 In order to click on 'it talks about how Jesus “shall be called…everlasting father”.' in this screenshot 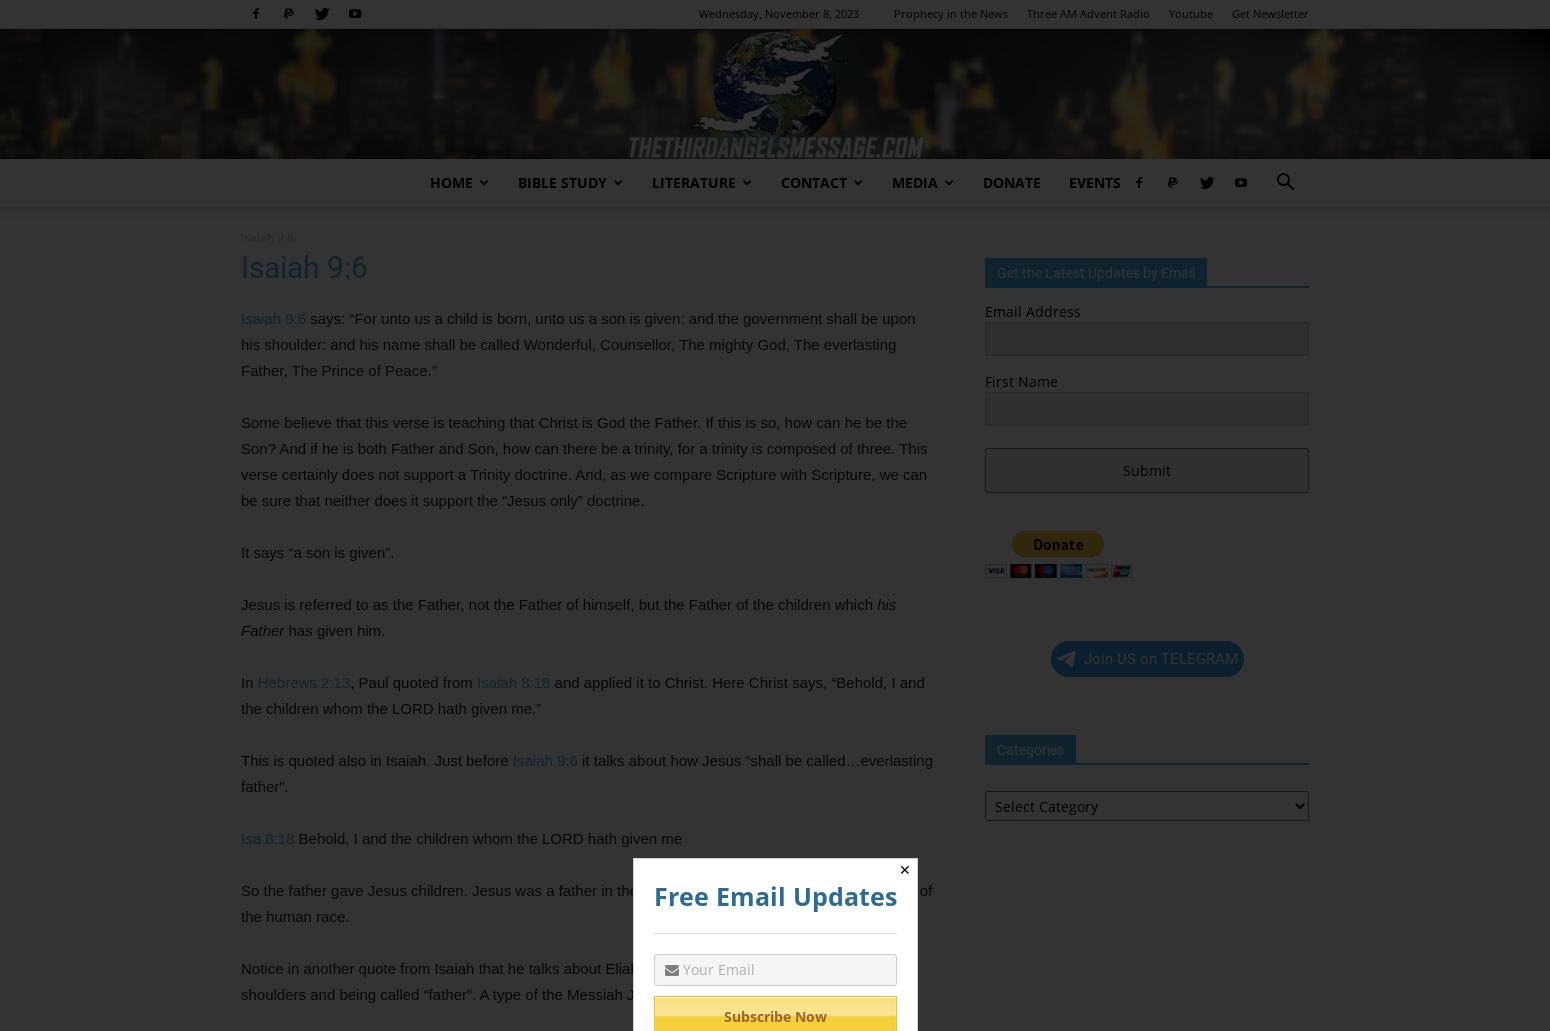, I will do `click(586, 772)`.